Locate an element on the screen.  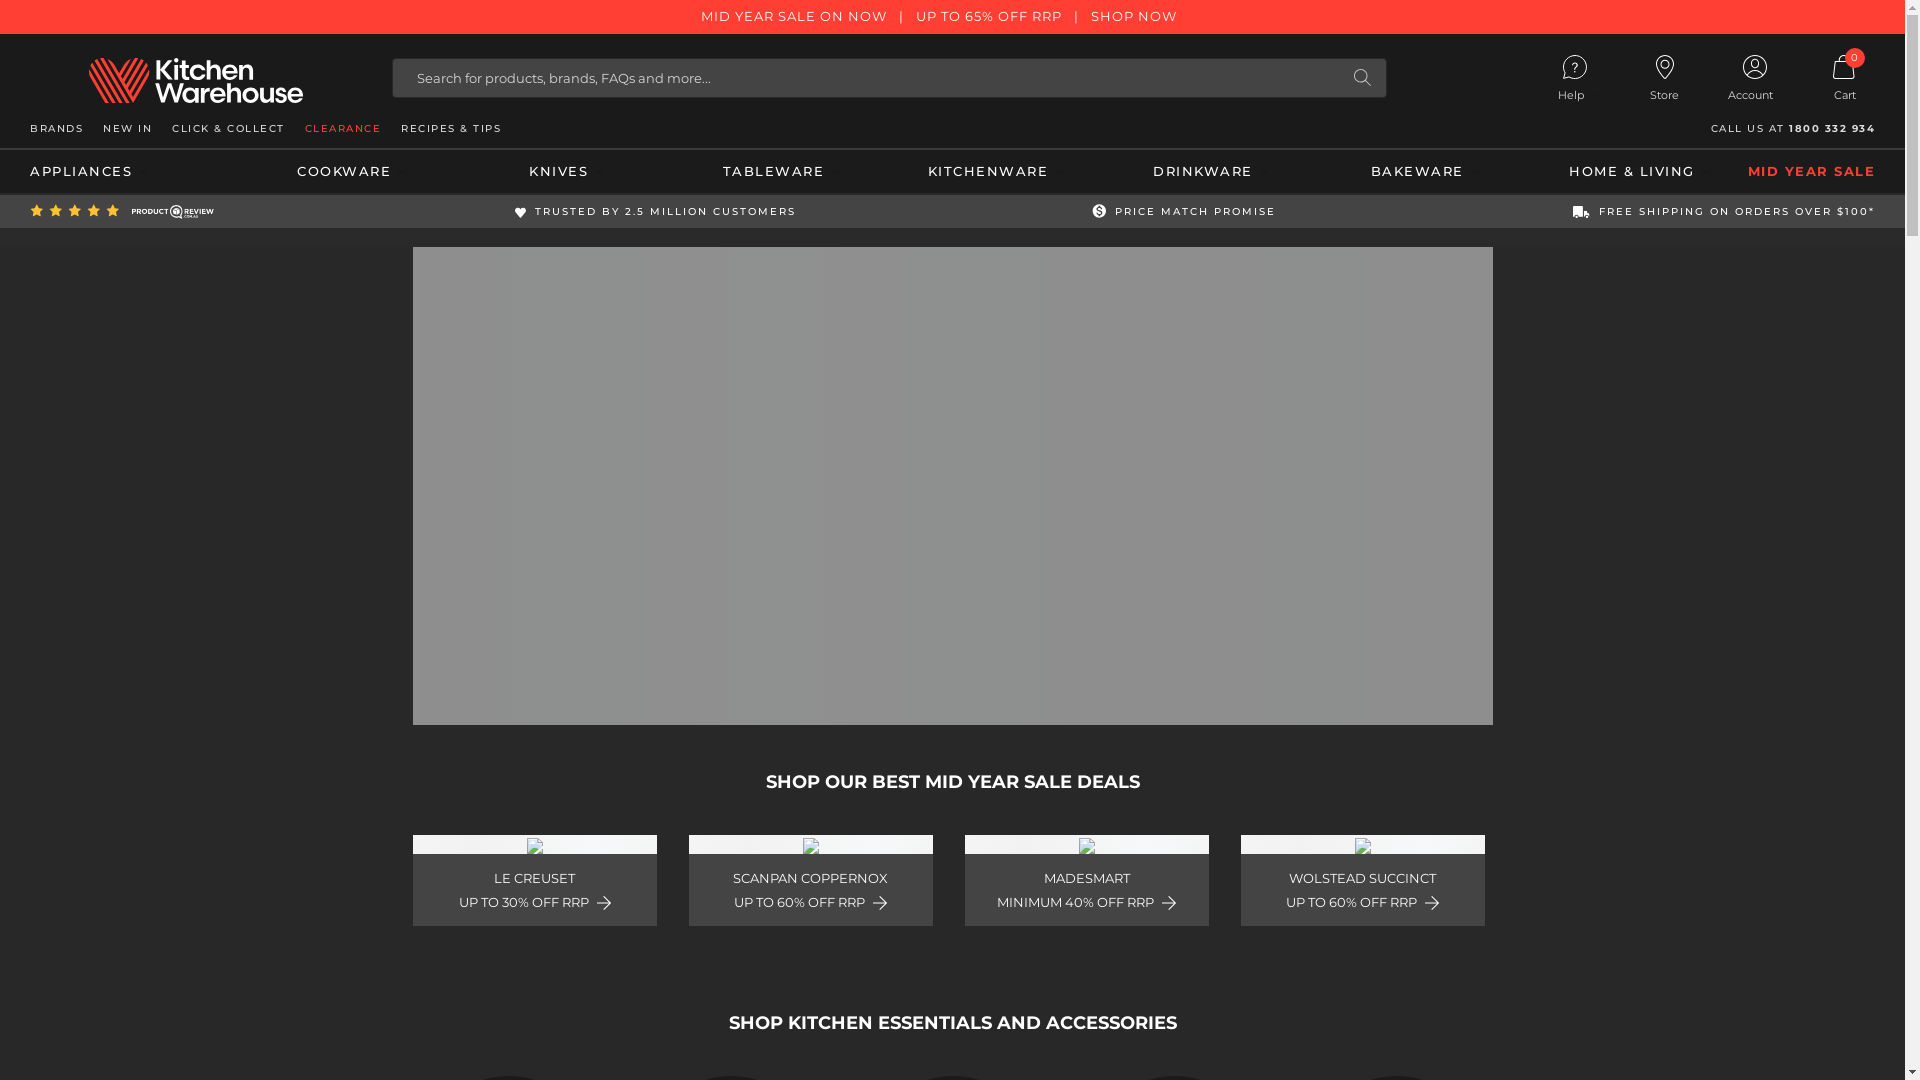
'FREE SHIPPING ON ORDERS OVER $100*' is located at coordinates (1722, 211).